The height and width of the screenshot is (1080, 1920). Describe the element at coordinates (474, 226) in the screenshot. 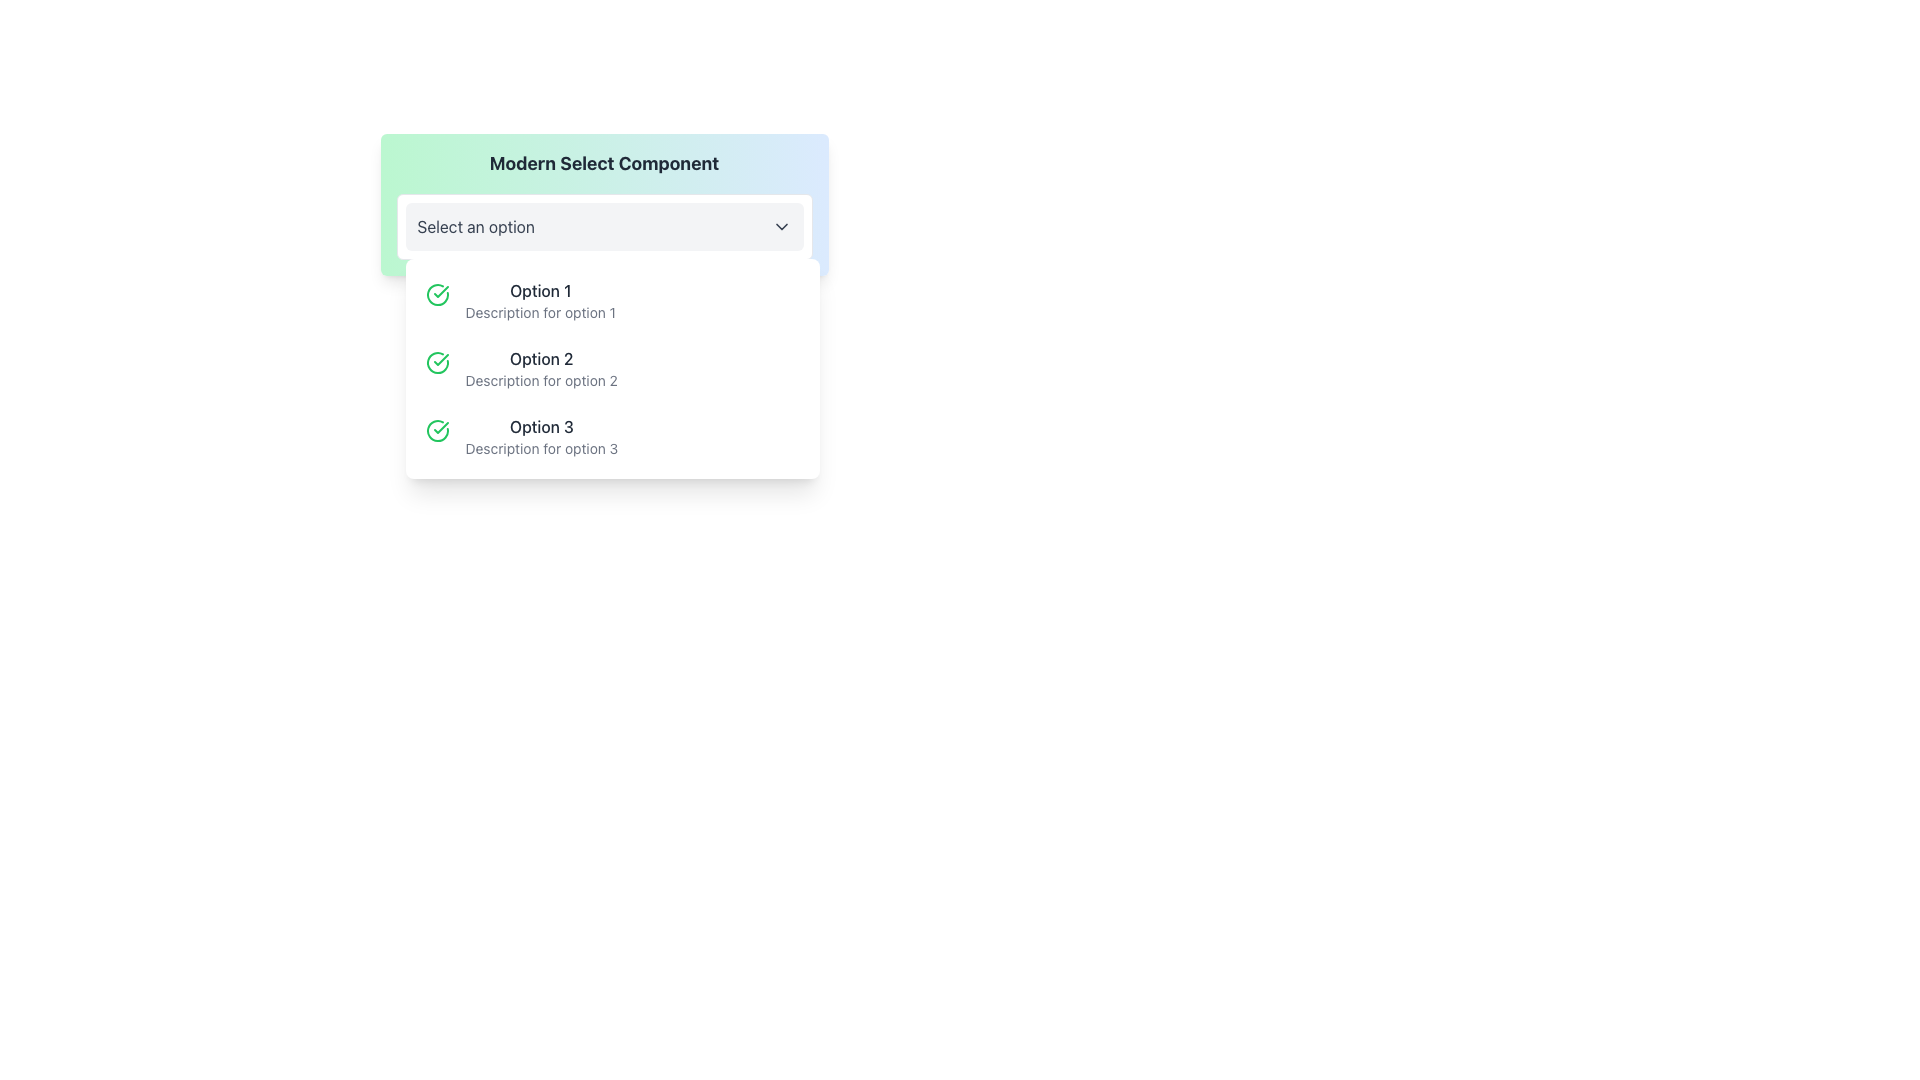

I see `the dropdown text label located in the header of the dropdown component` at that location.